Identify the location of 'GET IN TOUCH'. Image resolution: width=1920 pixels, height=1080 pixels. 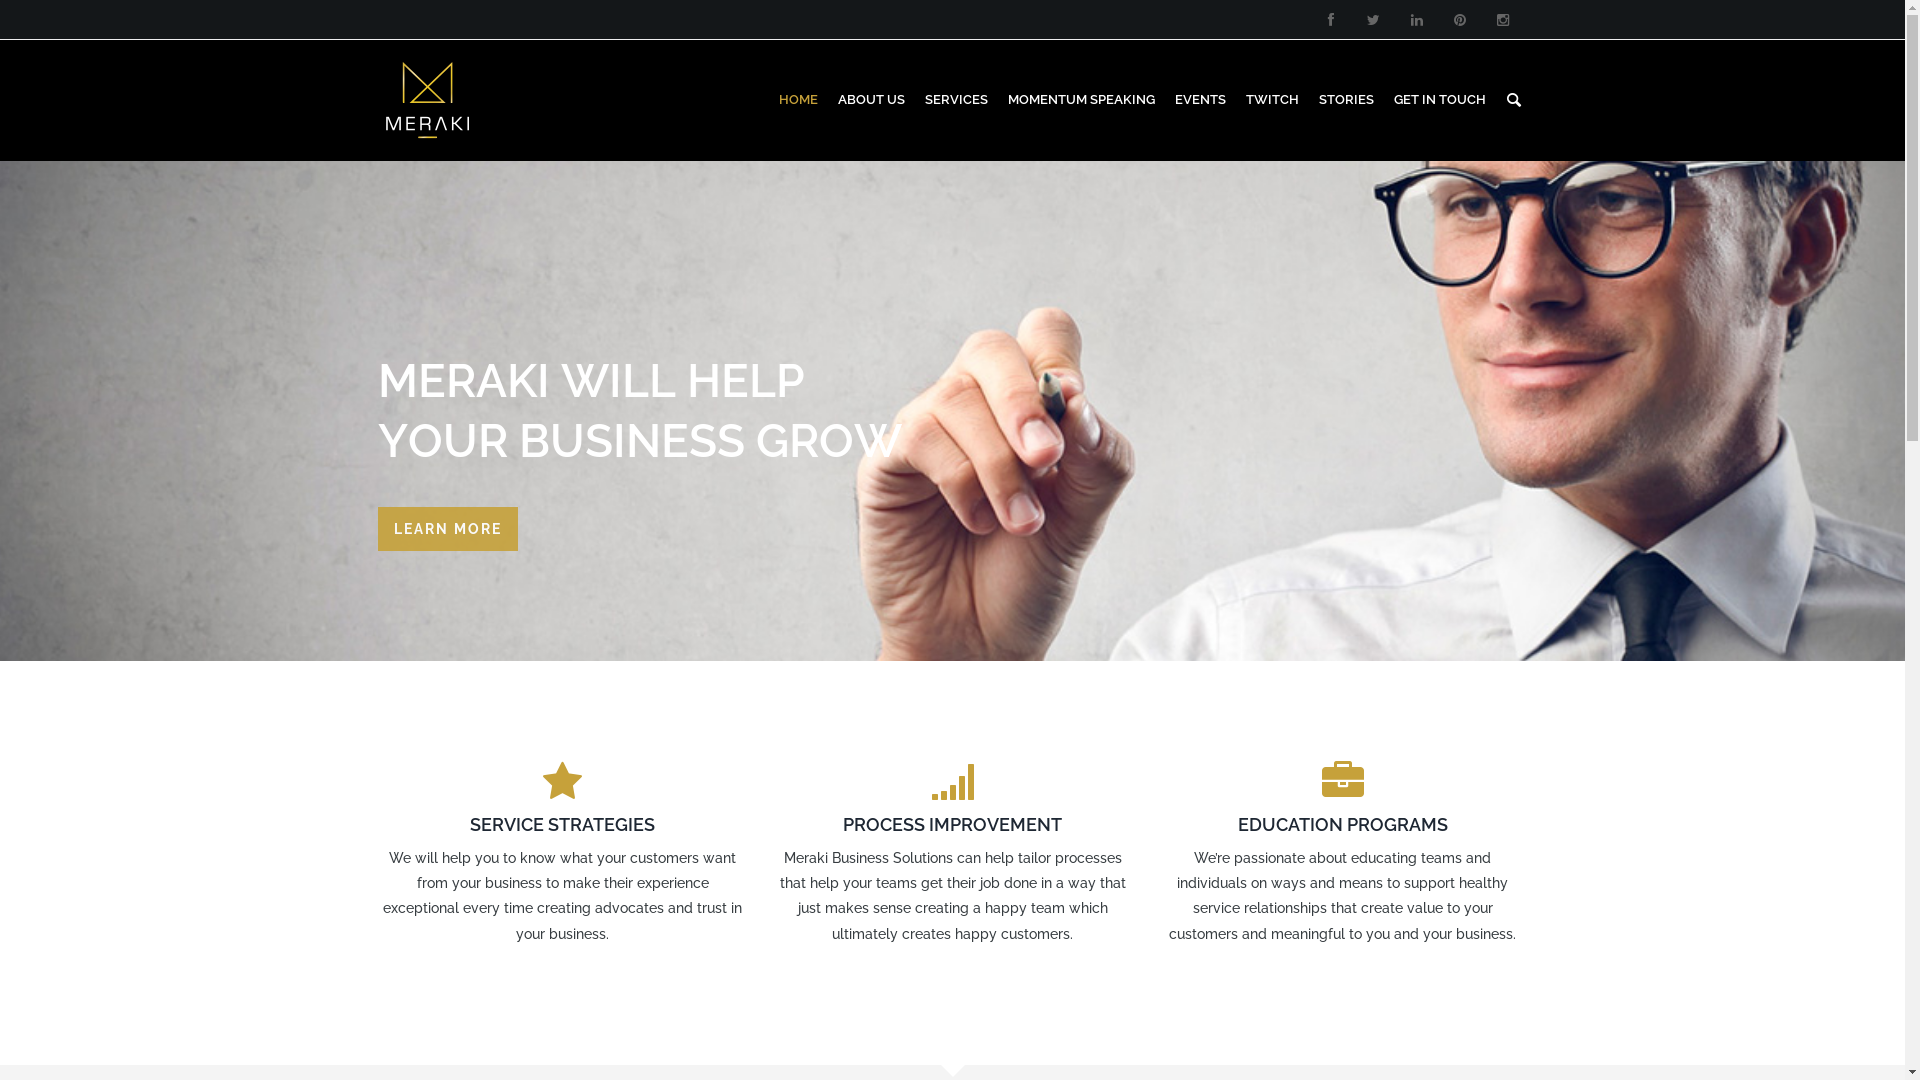
(1392, 100).